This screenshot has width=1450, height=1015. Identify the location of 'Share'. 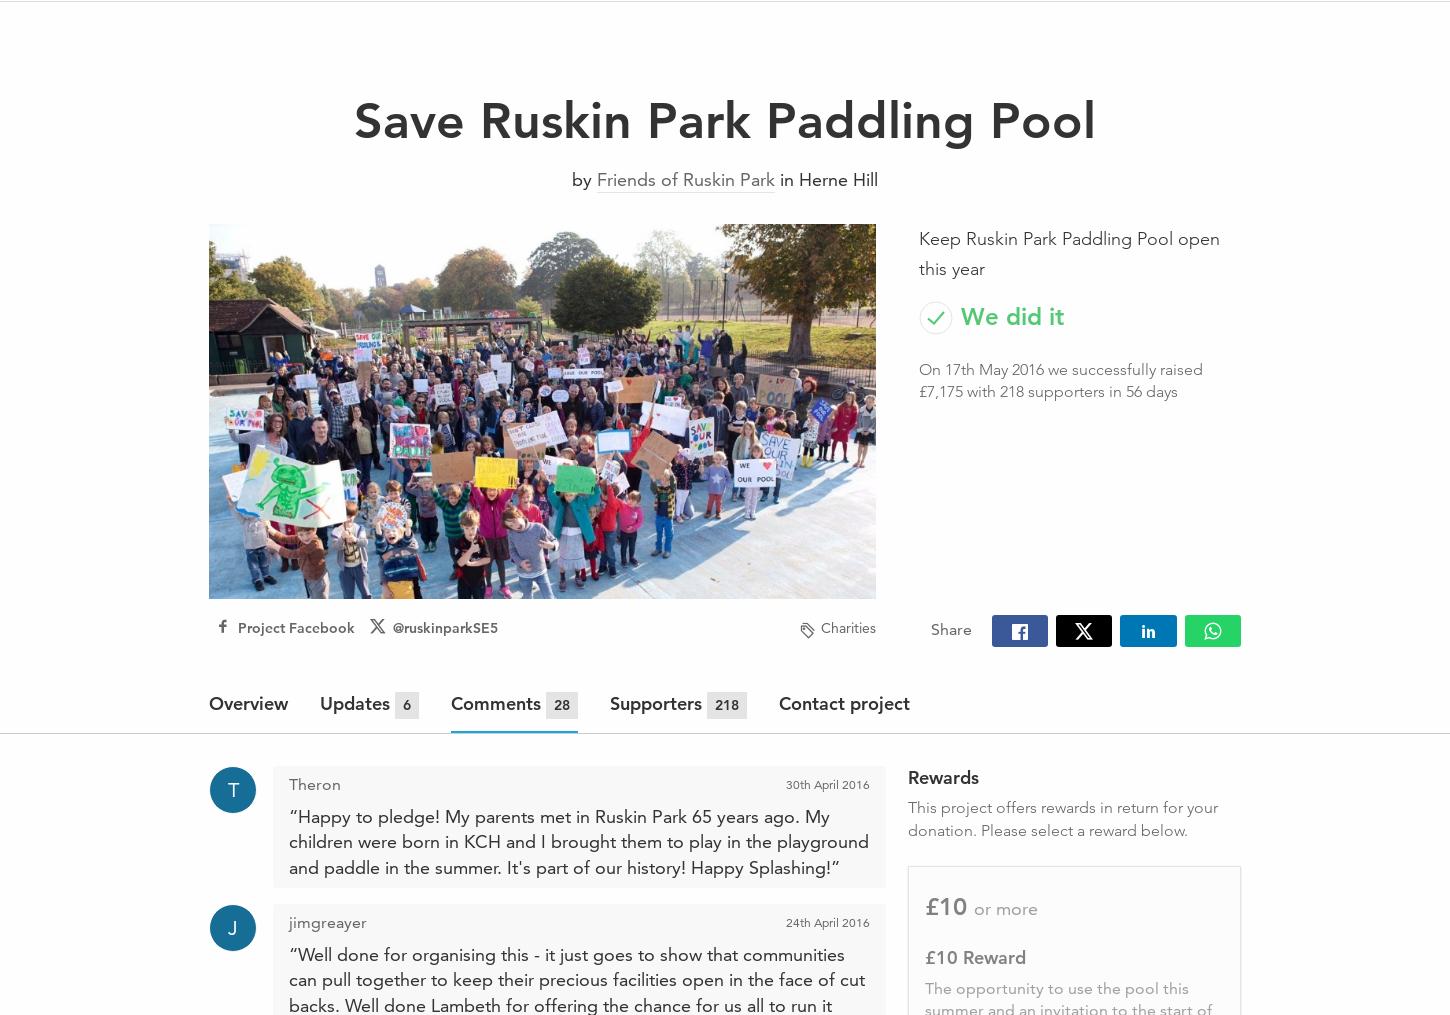
(949, 628).